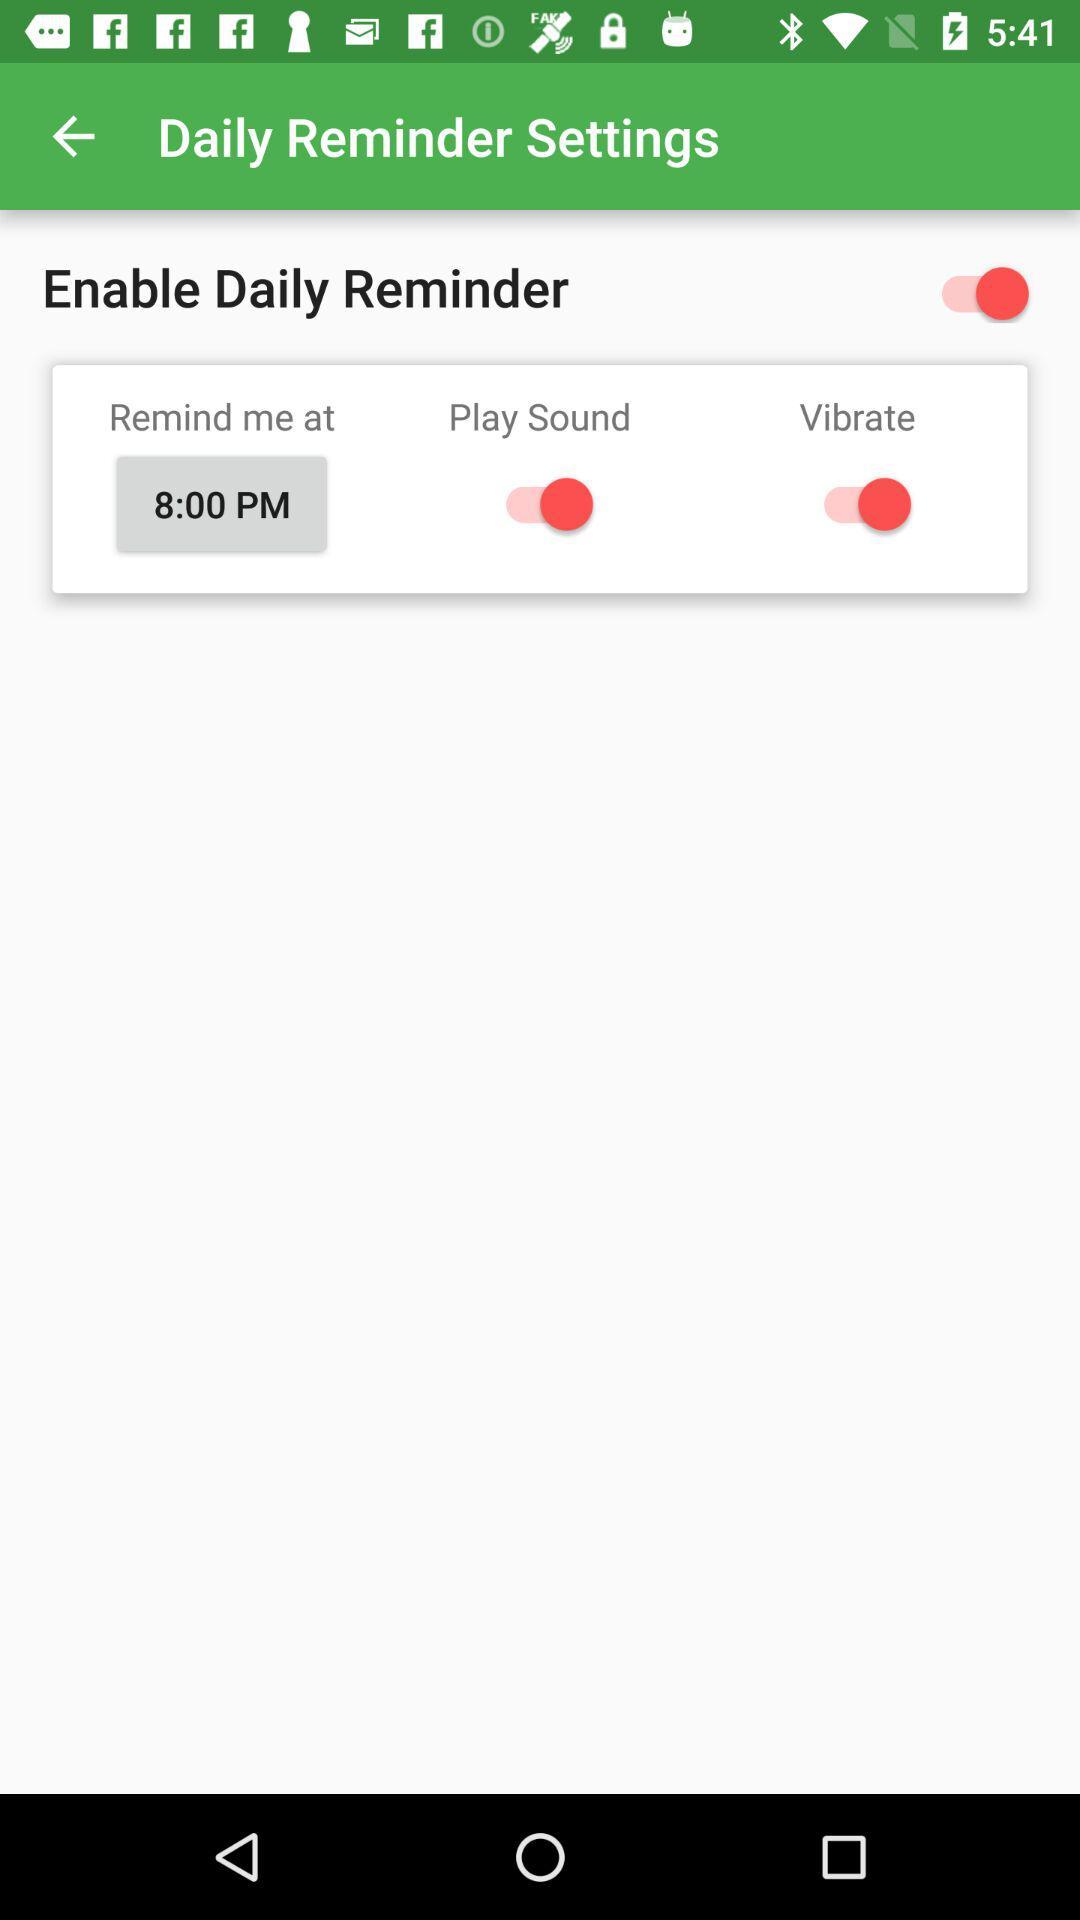  I want to click on the icon below remind me at item, so click(222, 504).